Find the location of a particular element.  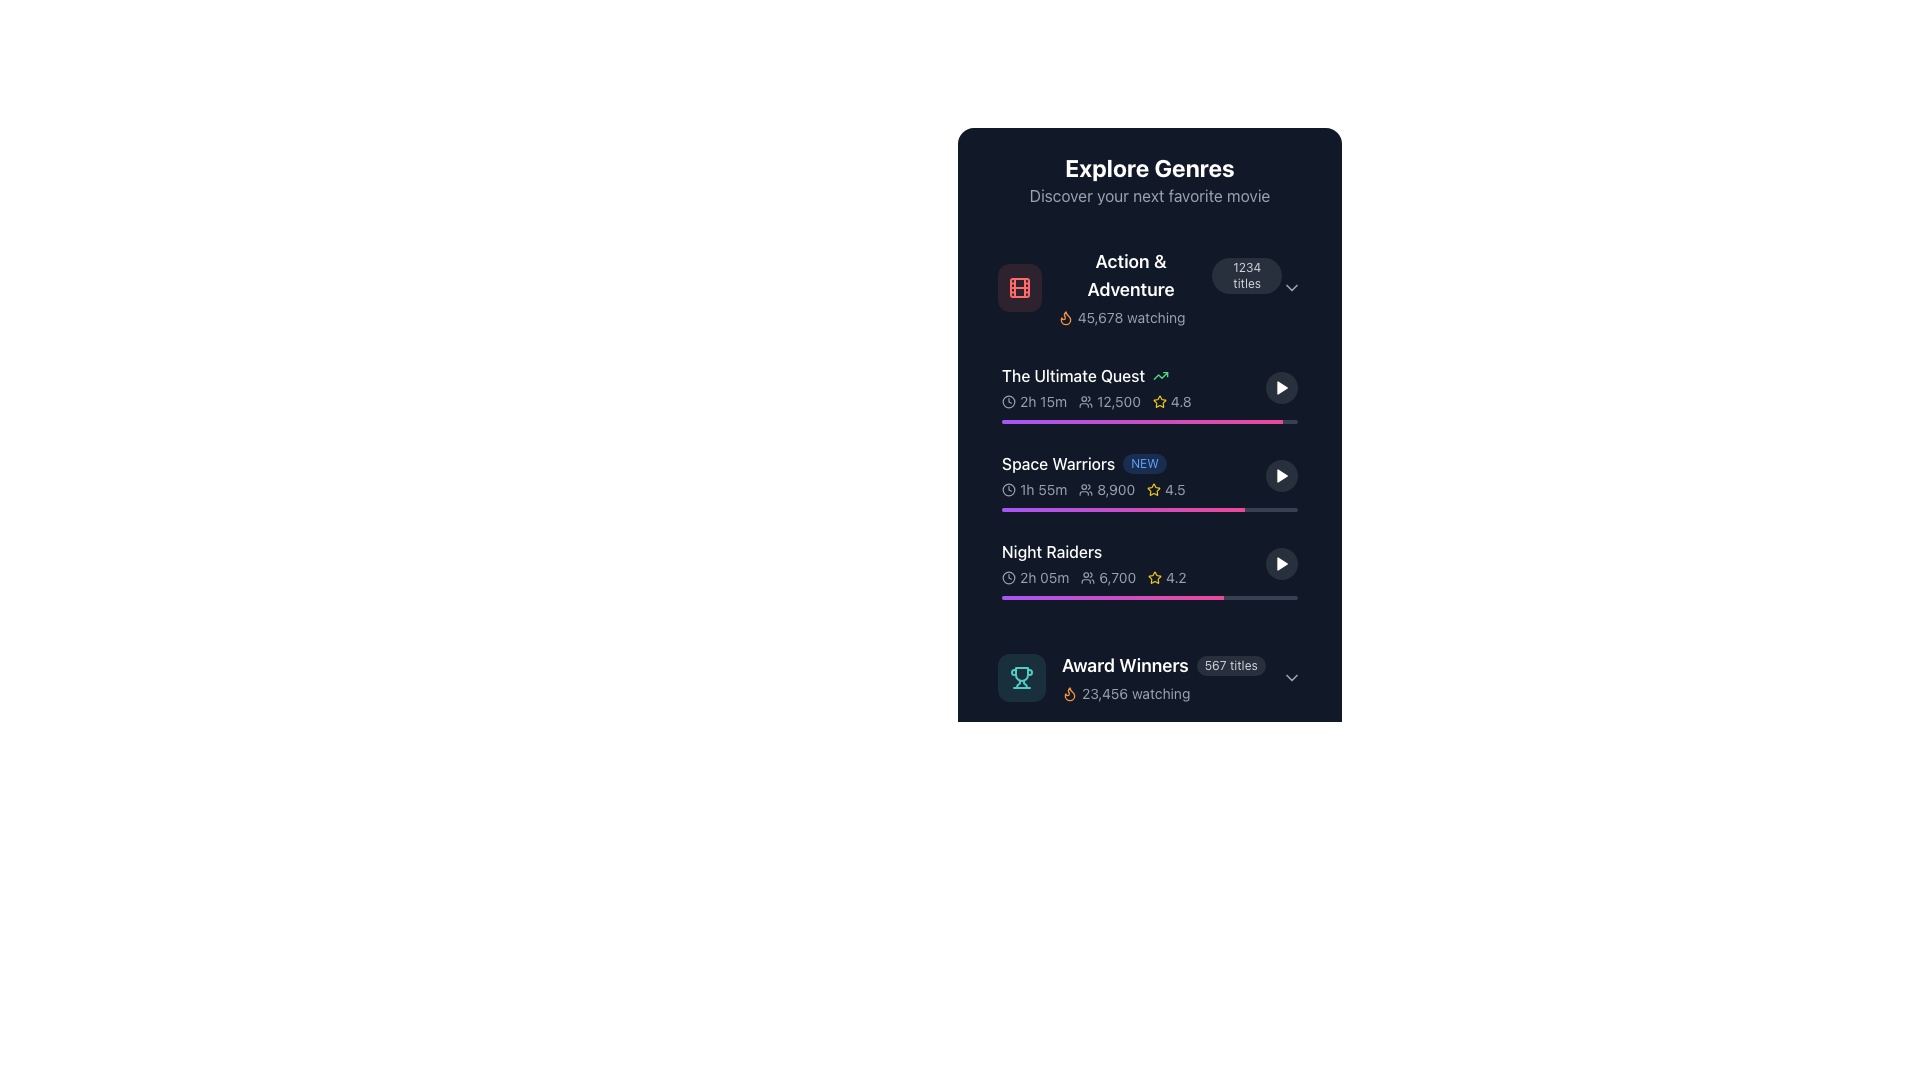

the small triangular play button located in the rightmost area of the row for the movie entry labeled 'Space Warriors' is located at coordinates (1282, 475).